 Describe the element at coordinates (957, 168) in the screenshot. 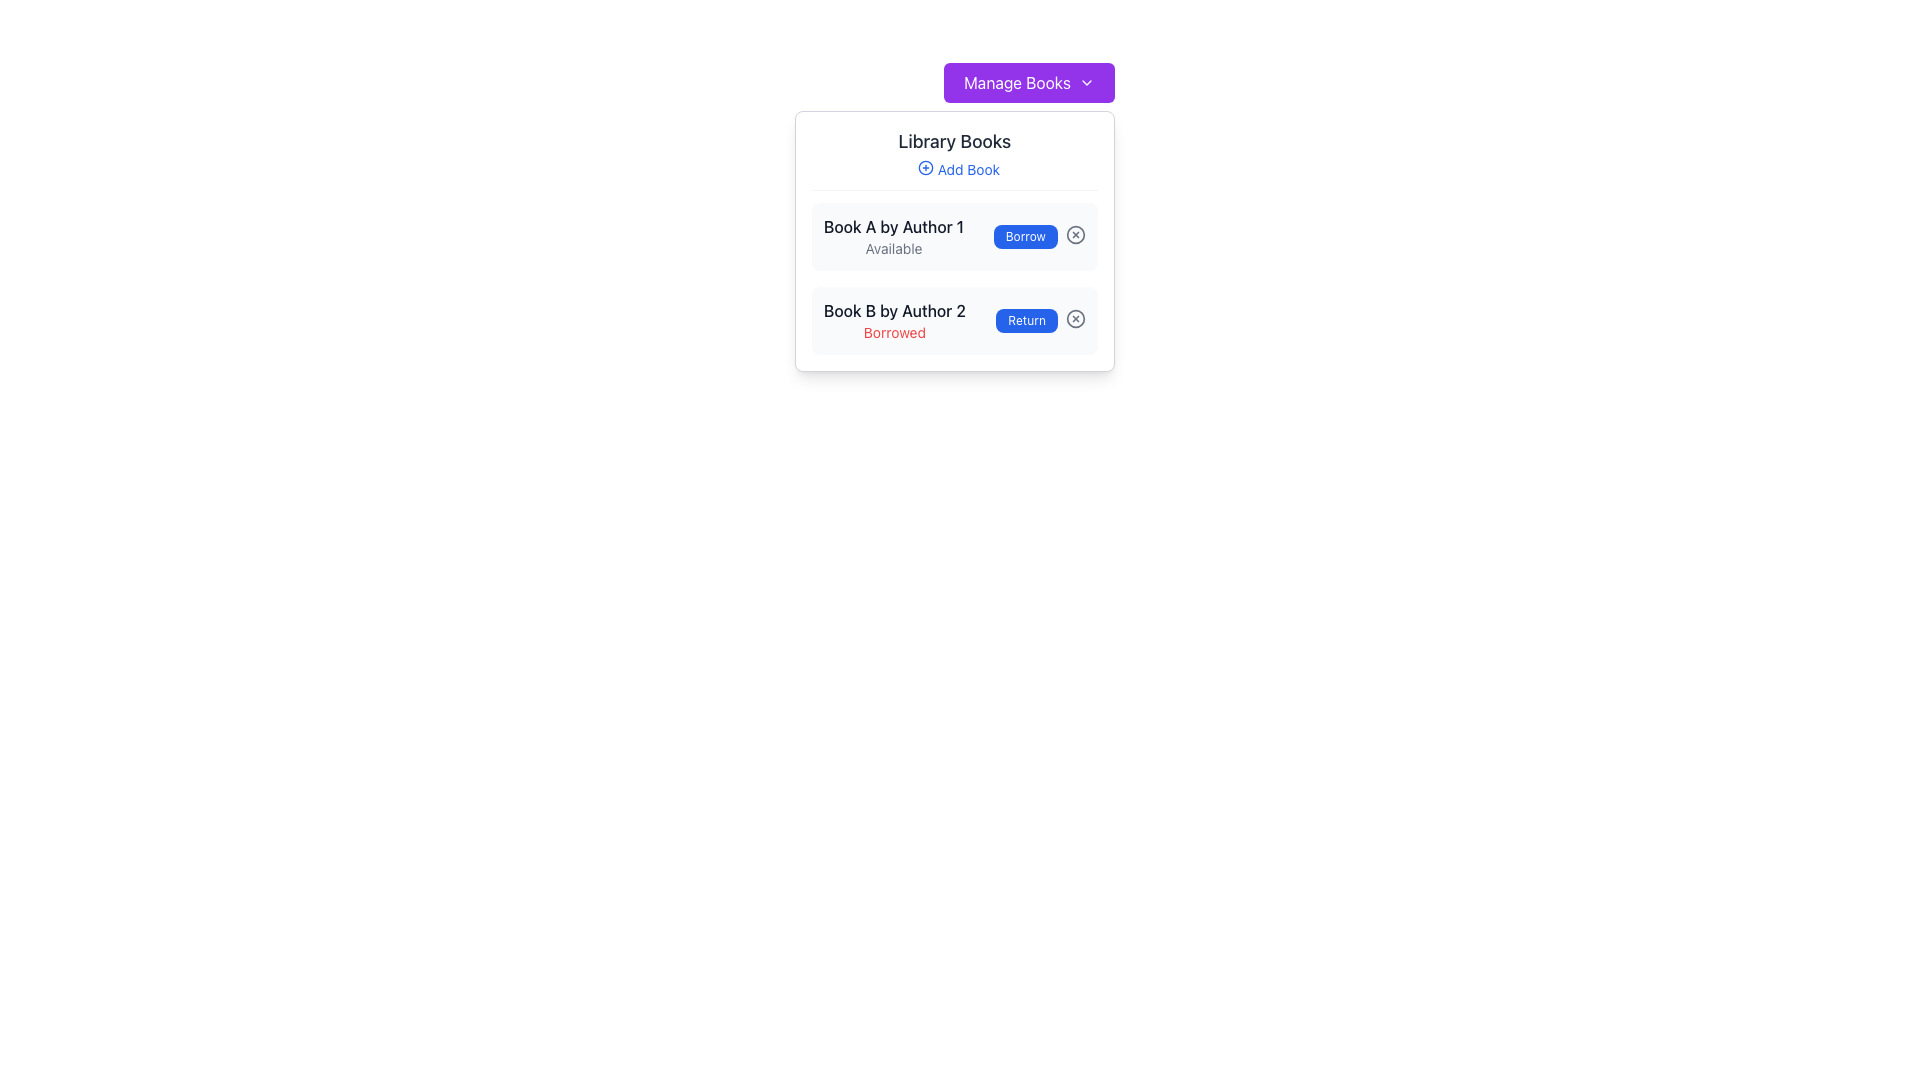

I see `the interactive button labeled 'Add Book' which features a blue styled text and an adjacent circular plus icon for visual feedback` at that location.